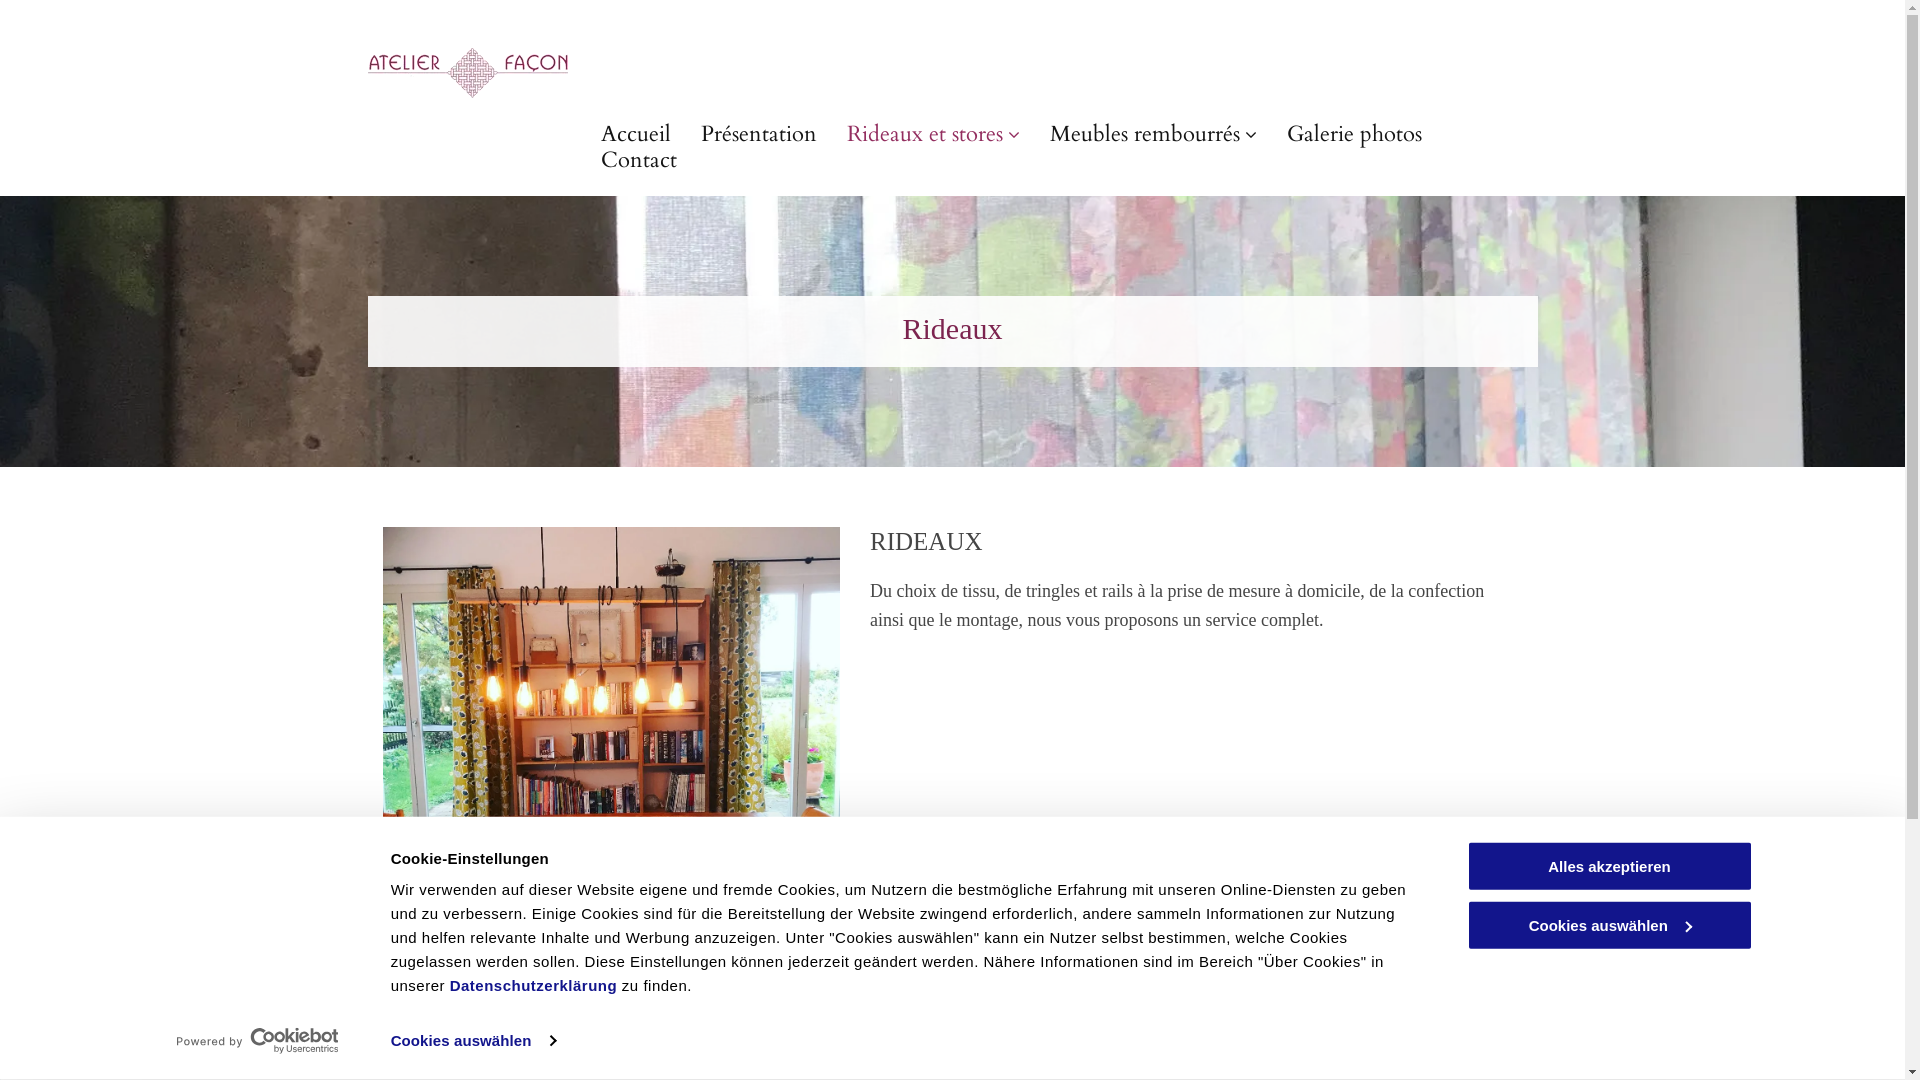  What do you see at coordinates (635, 134) in the screenshot?
I see `'Accueil'` at bounding box center [635, 134].